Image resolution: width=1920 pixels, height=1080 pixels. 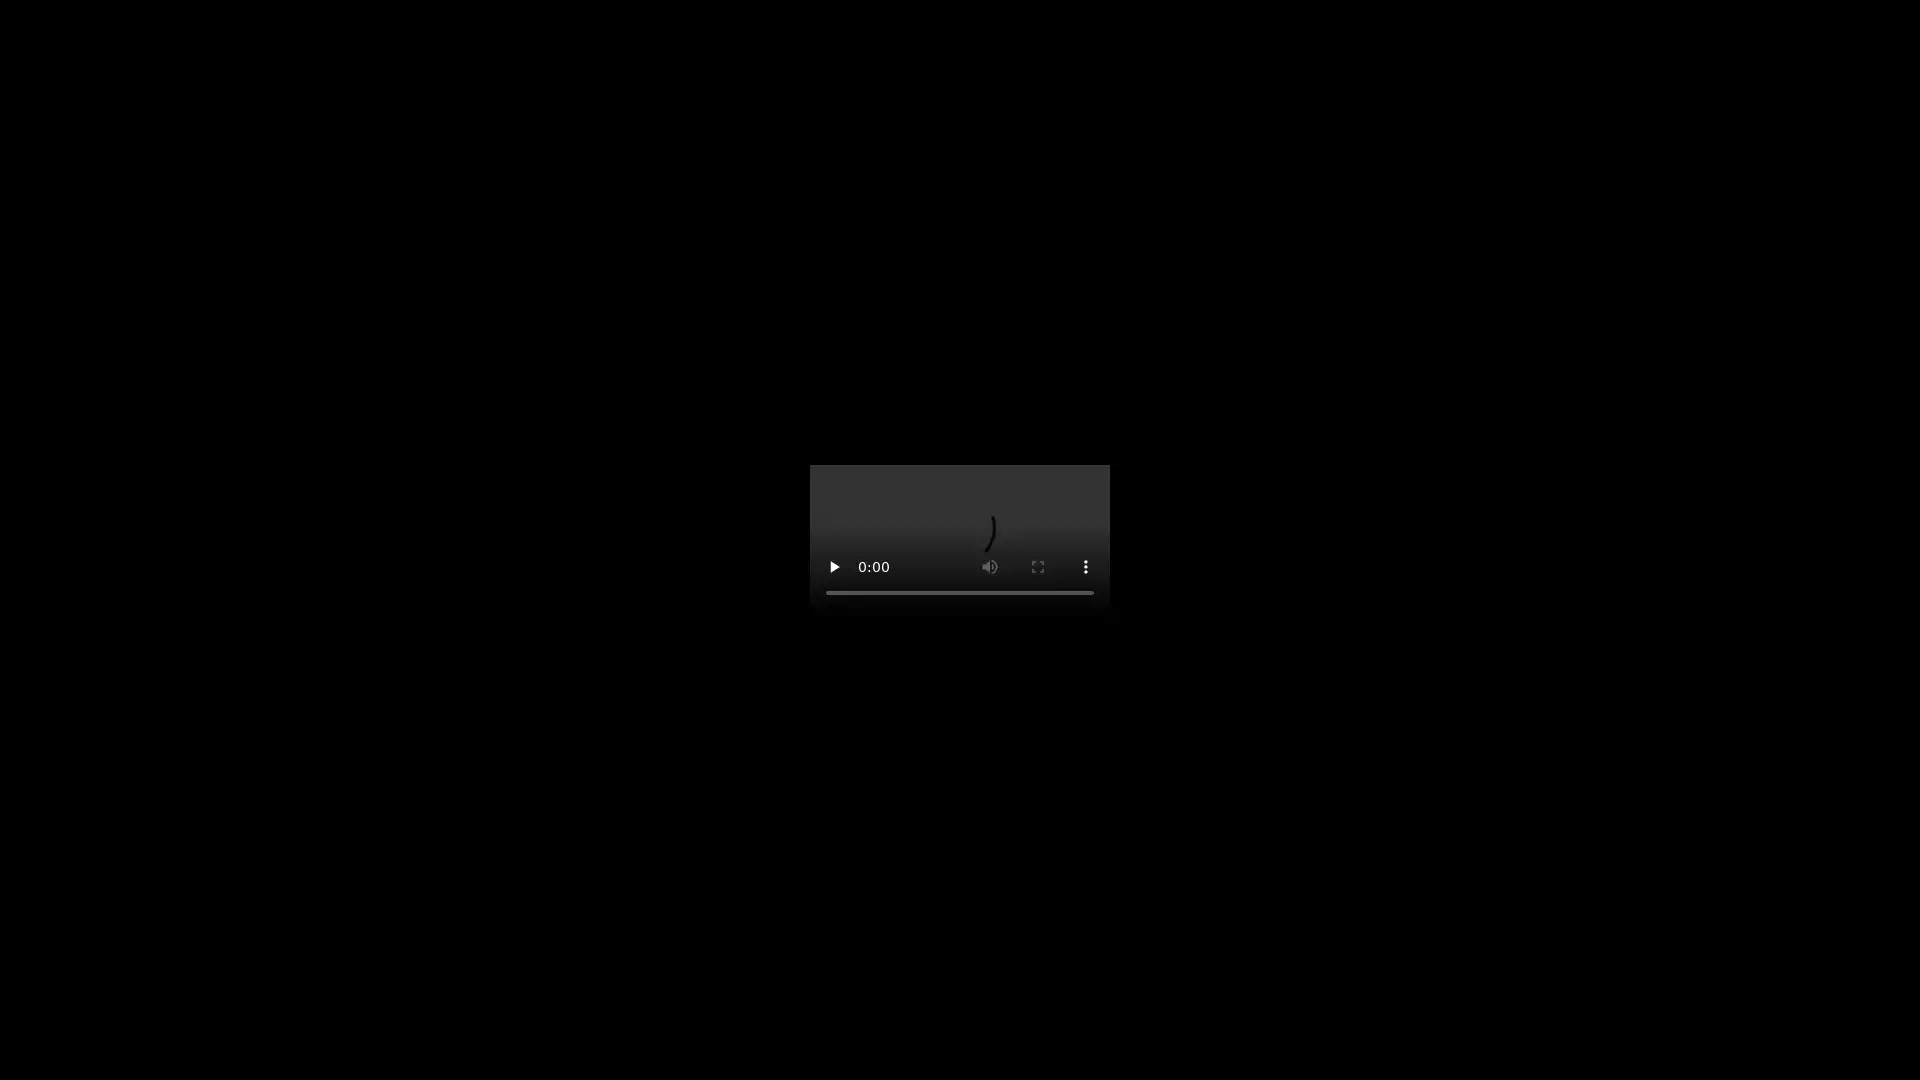 I want to click on show more media controls, so click(x=1083, y=586).